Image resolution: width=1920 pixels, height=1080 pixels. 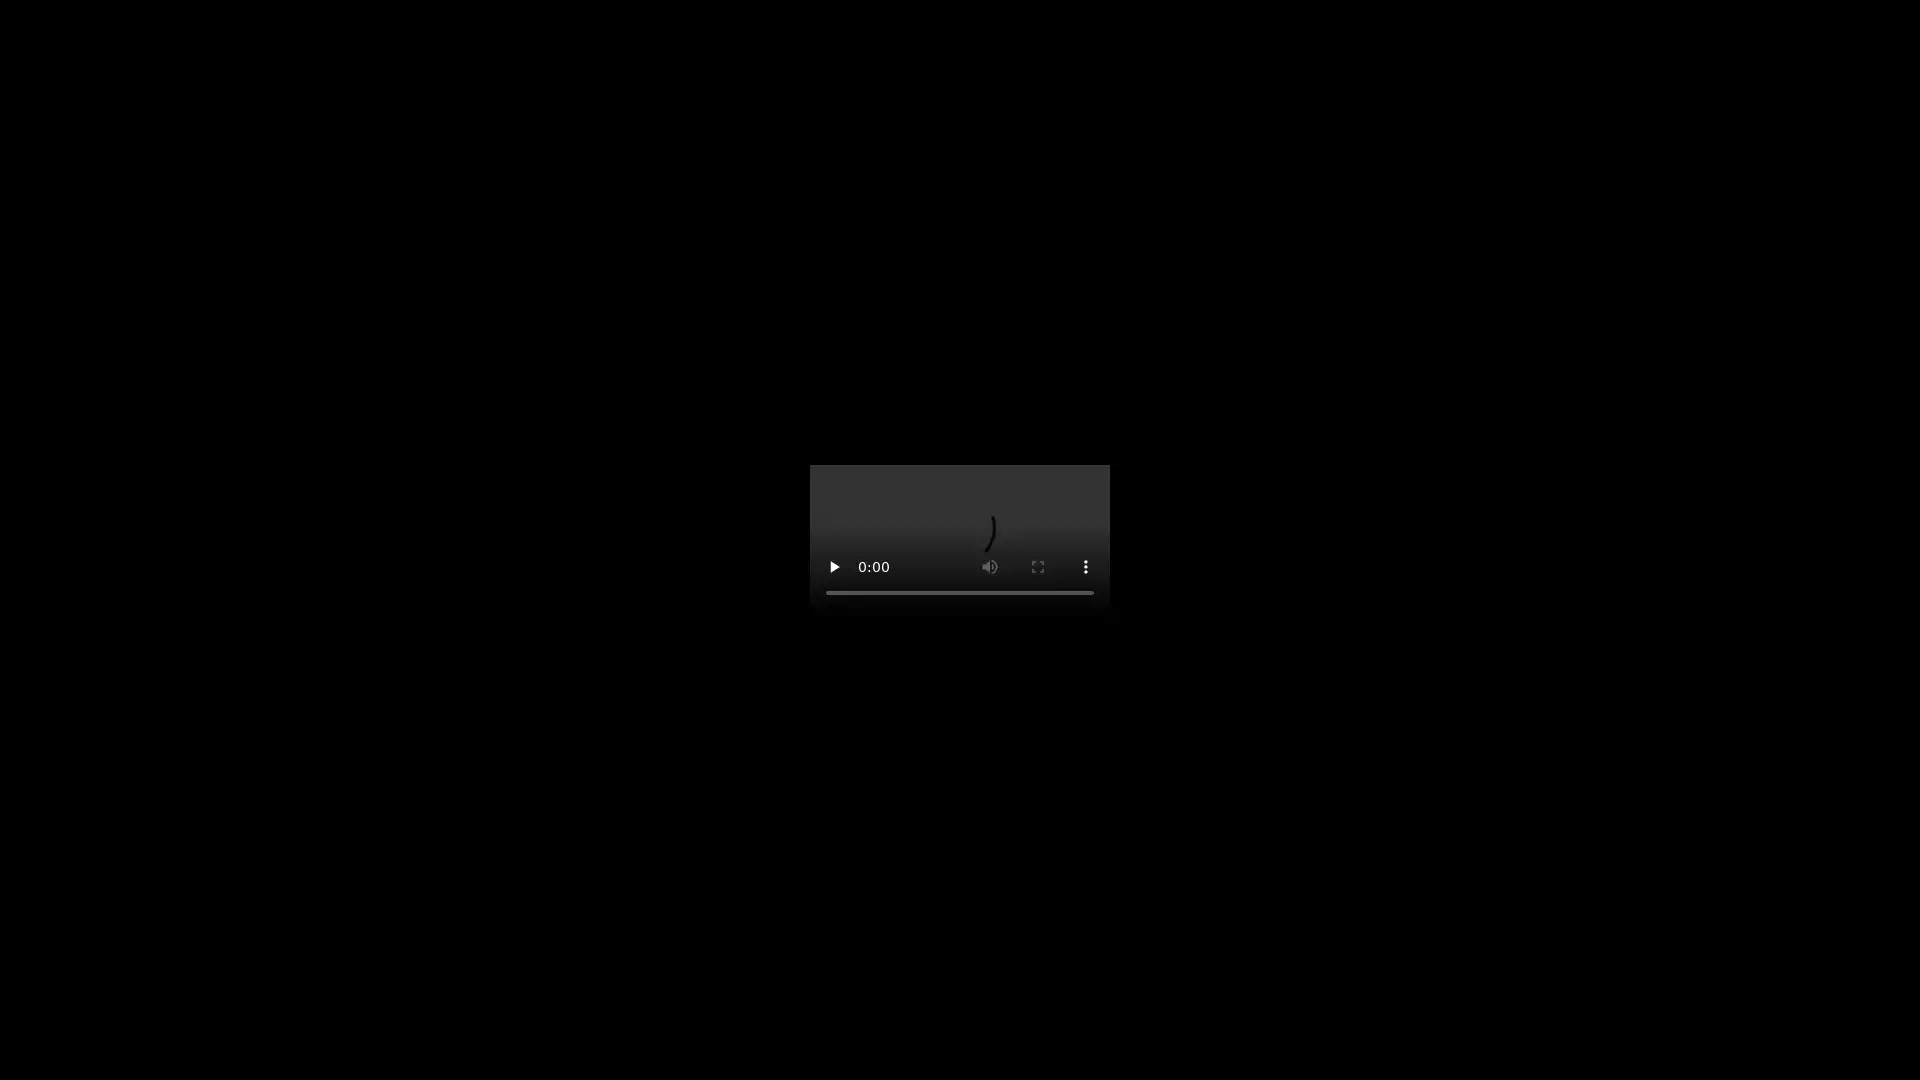 I want to click on show more media controls, so click(x=1083, y=586).